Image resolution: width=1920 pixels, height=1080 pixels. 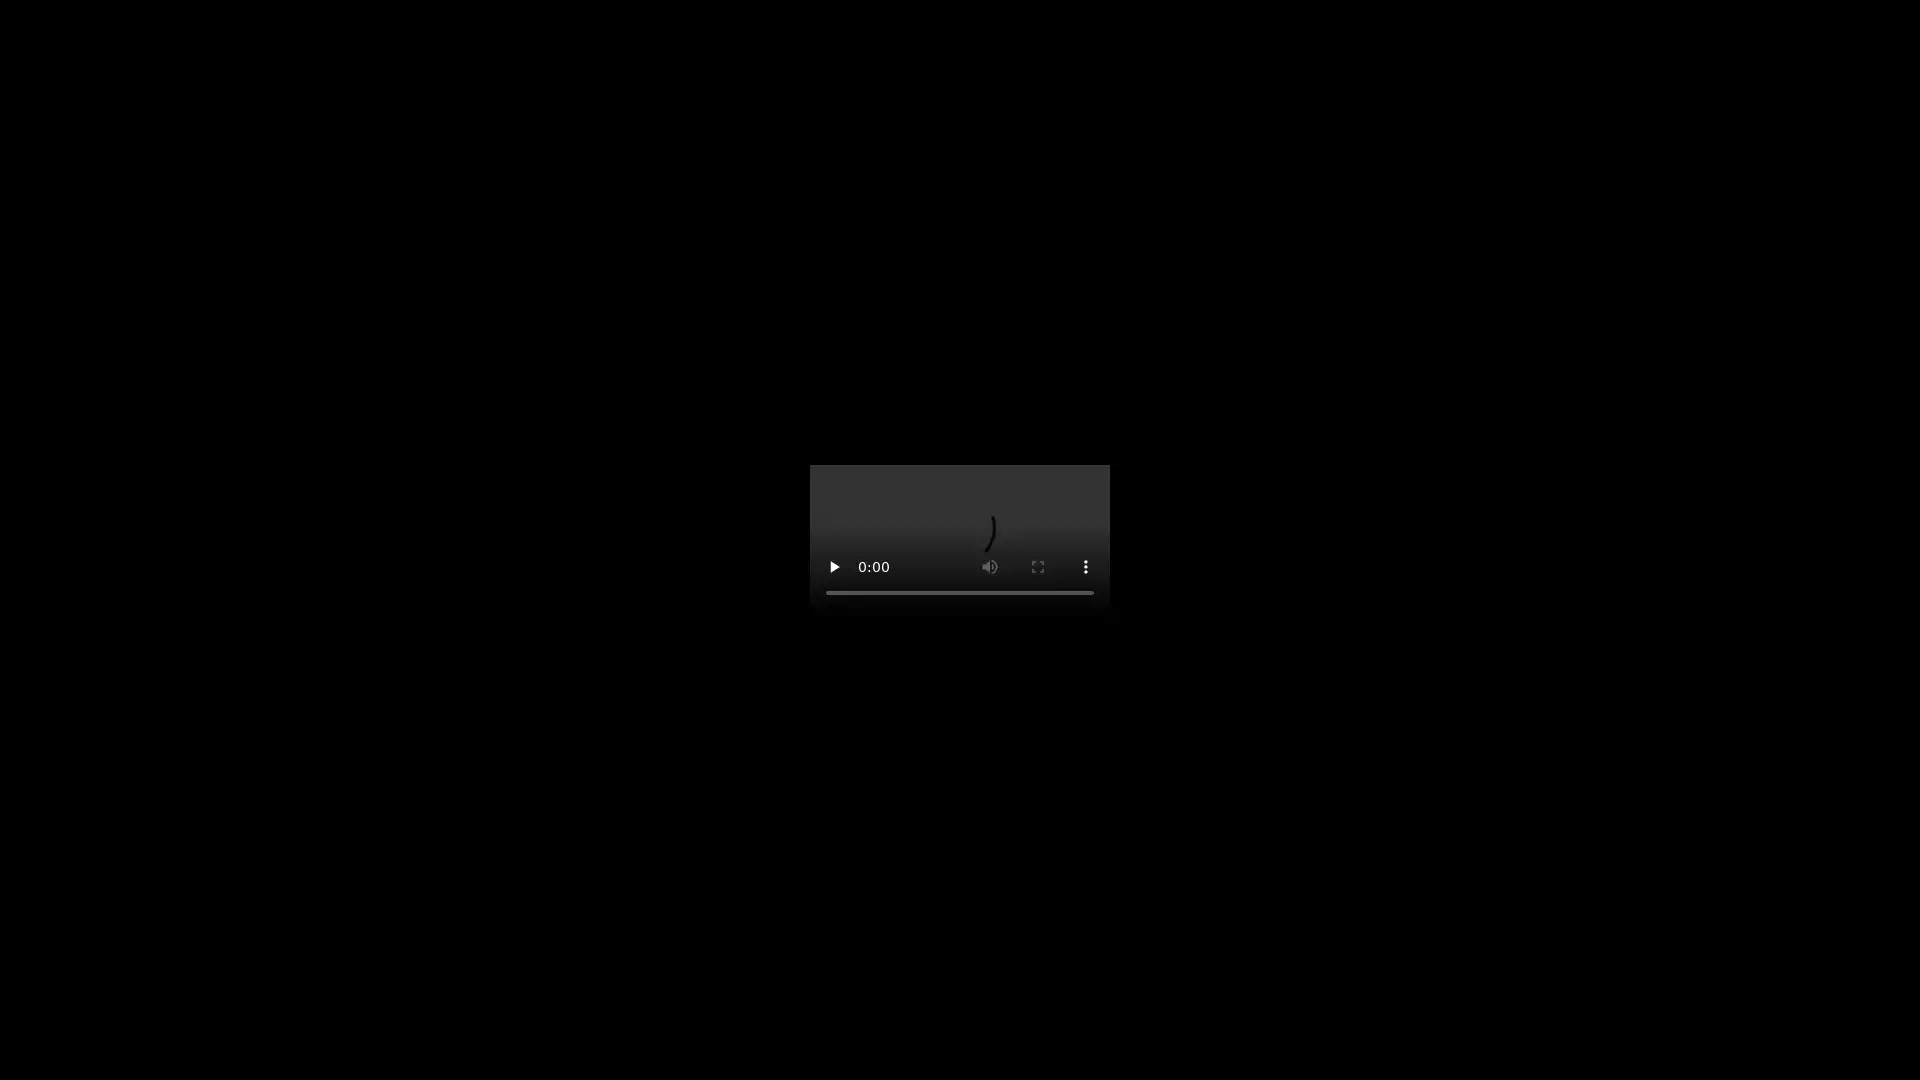 I want to click on show more media controls, so click(x=1083, y=586).